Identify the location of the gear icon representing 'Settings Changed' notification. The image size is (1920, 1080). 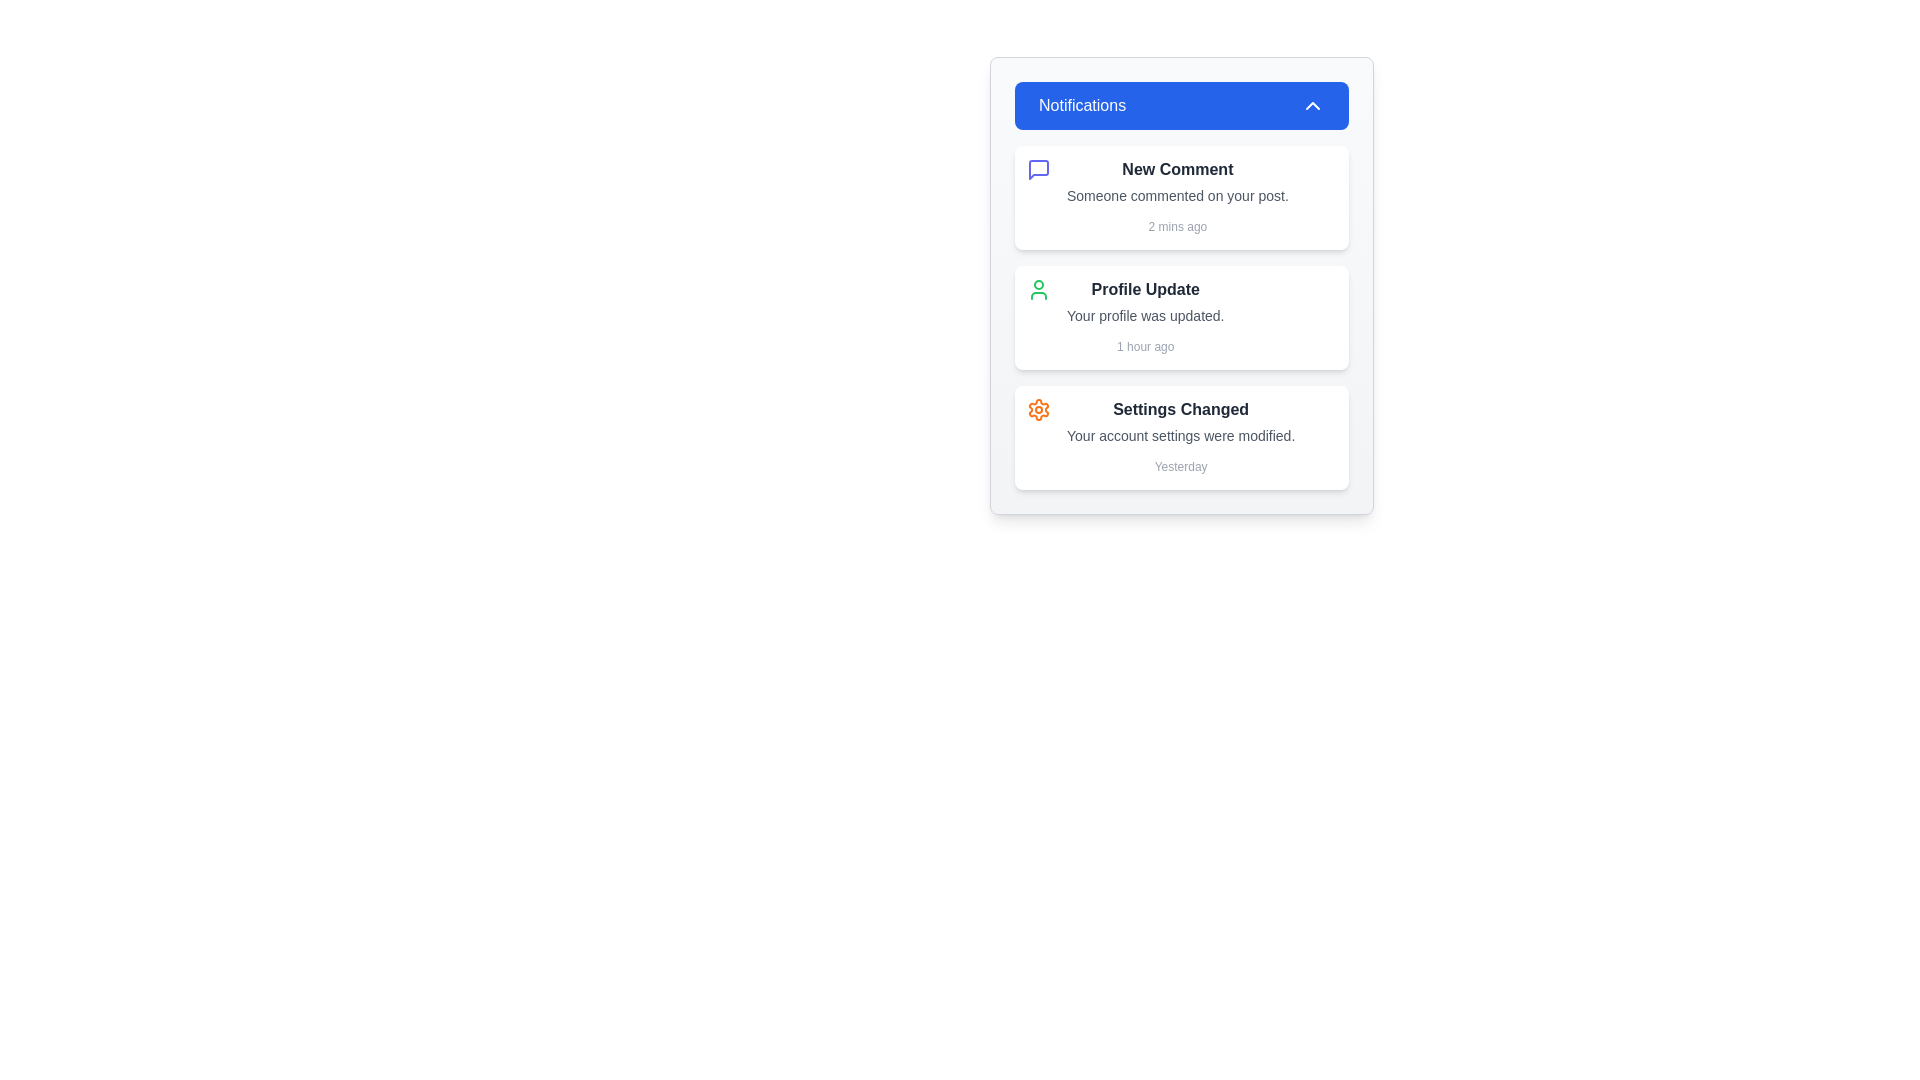
(1038, 408).